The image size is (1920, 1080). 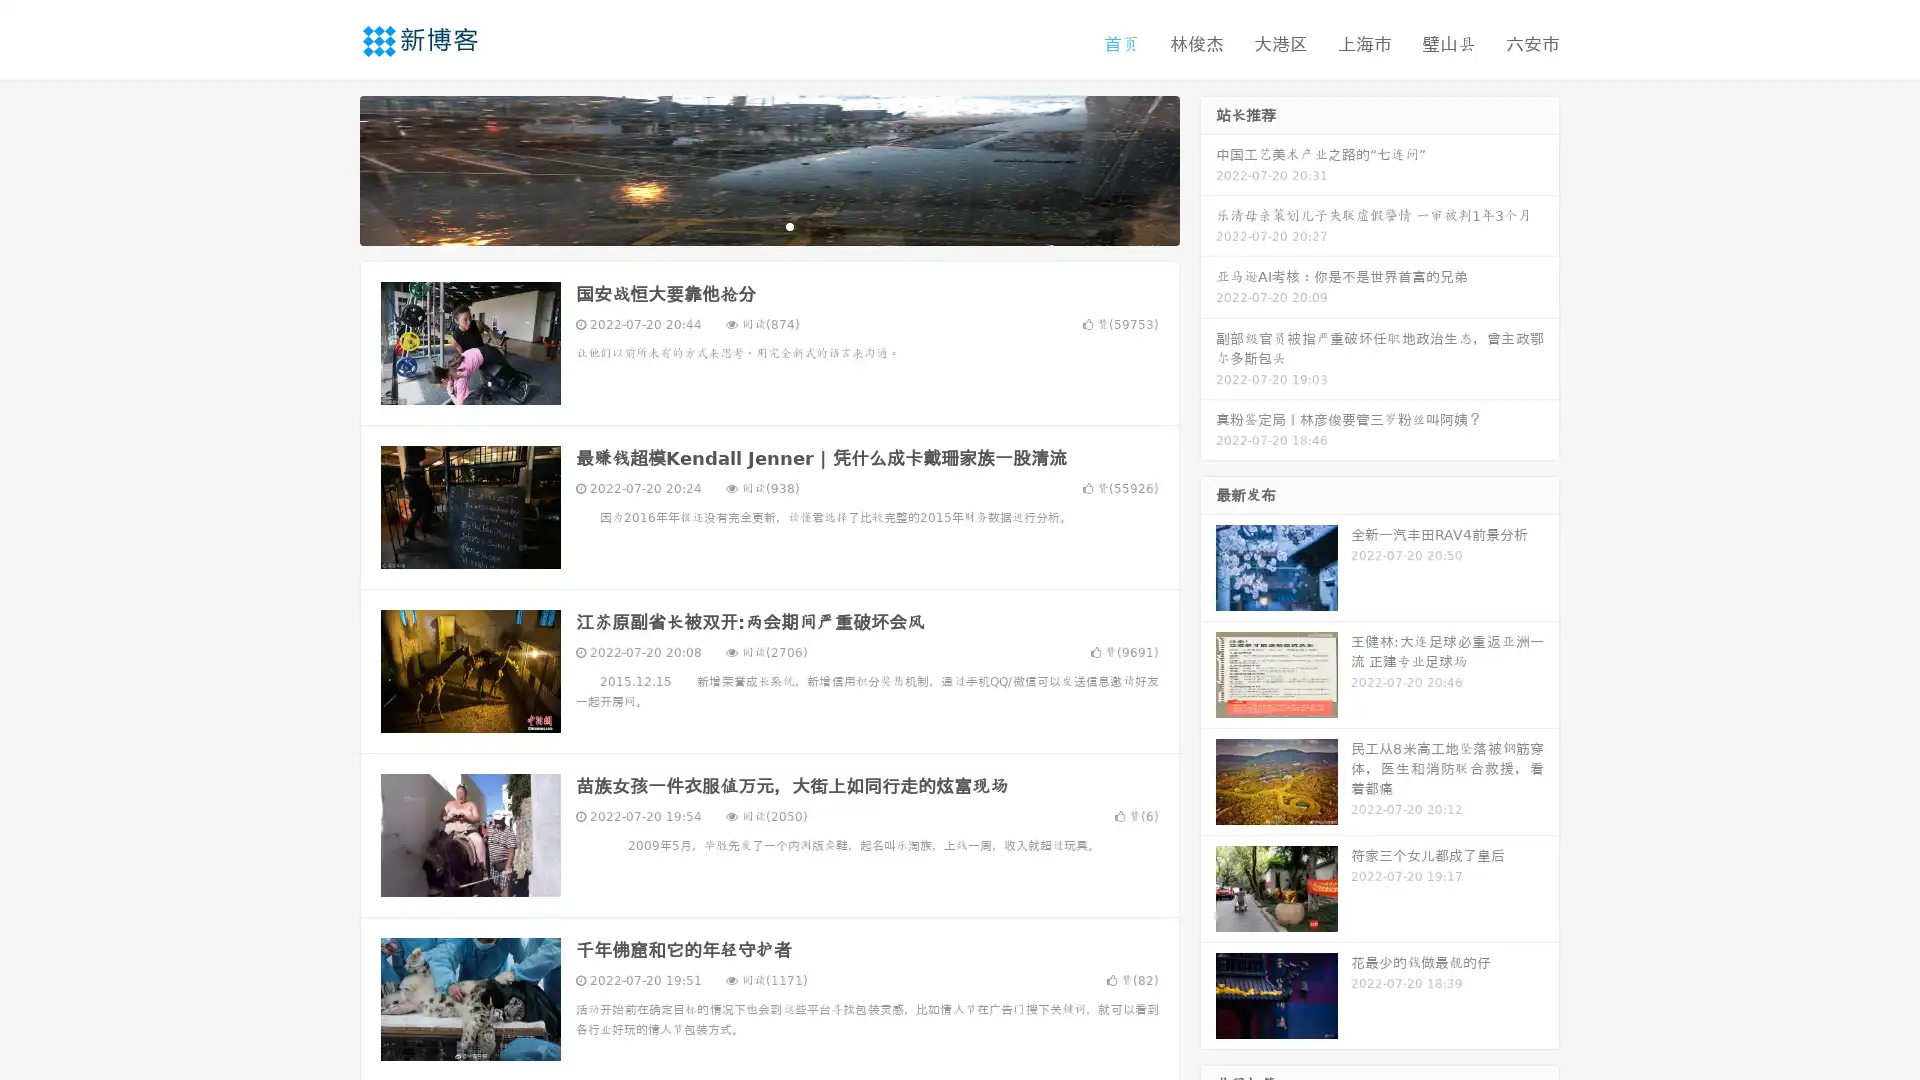 I want to click on Go to slide 3, so click(x=789, y=225).